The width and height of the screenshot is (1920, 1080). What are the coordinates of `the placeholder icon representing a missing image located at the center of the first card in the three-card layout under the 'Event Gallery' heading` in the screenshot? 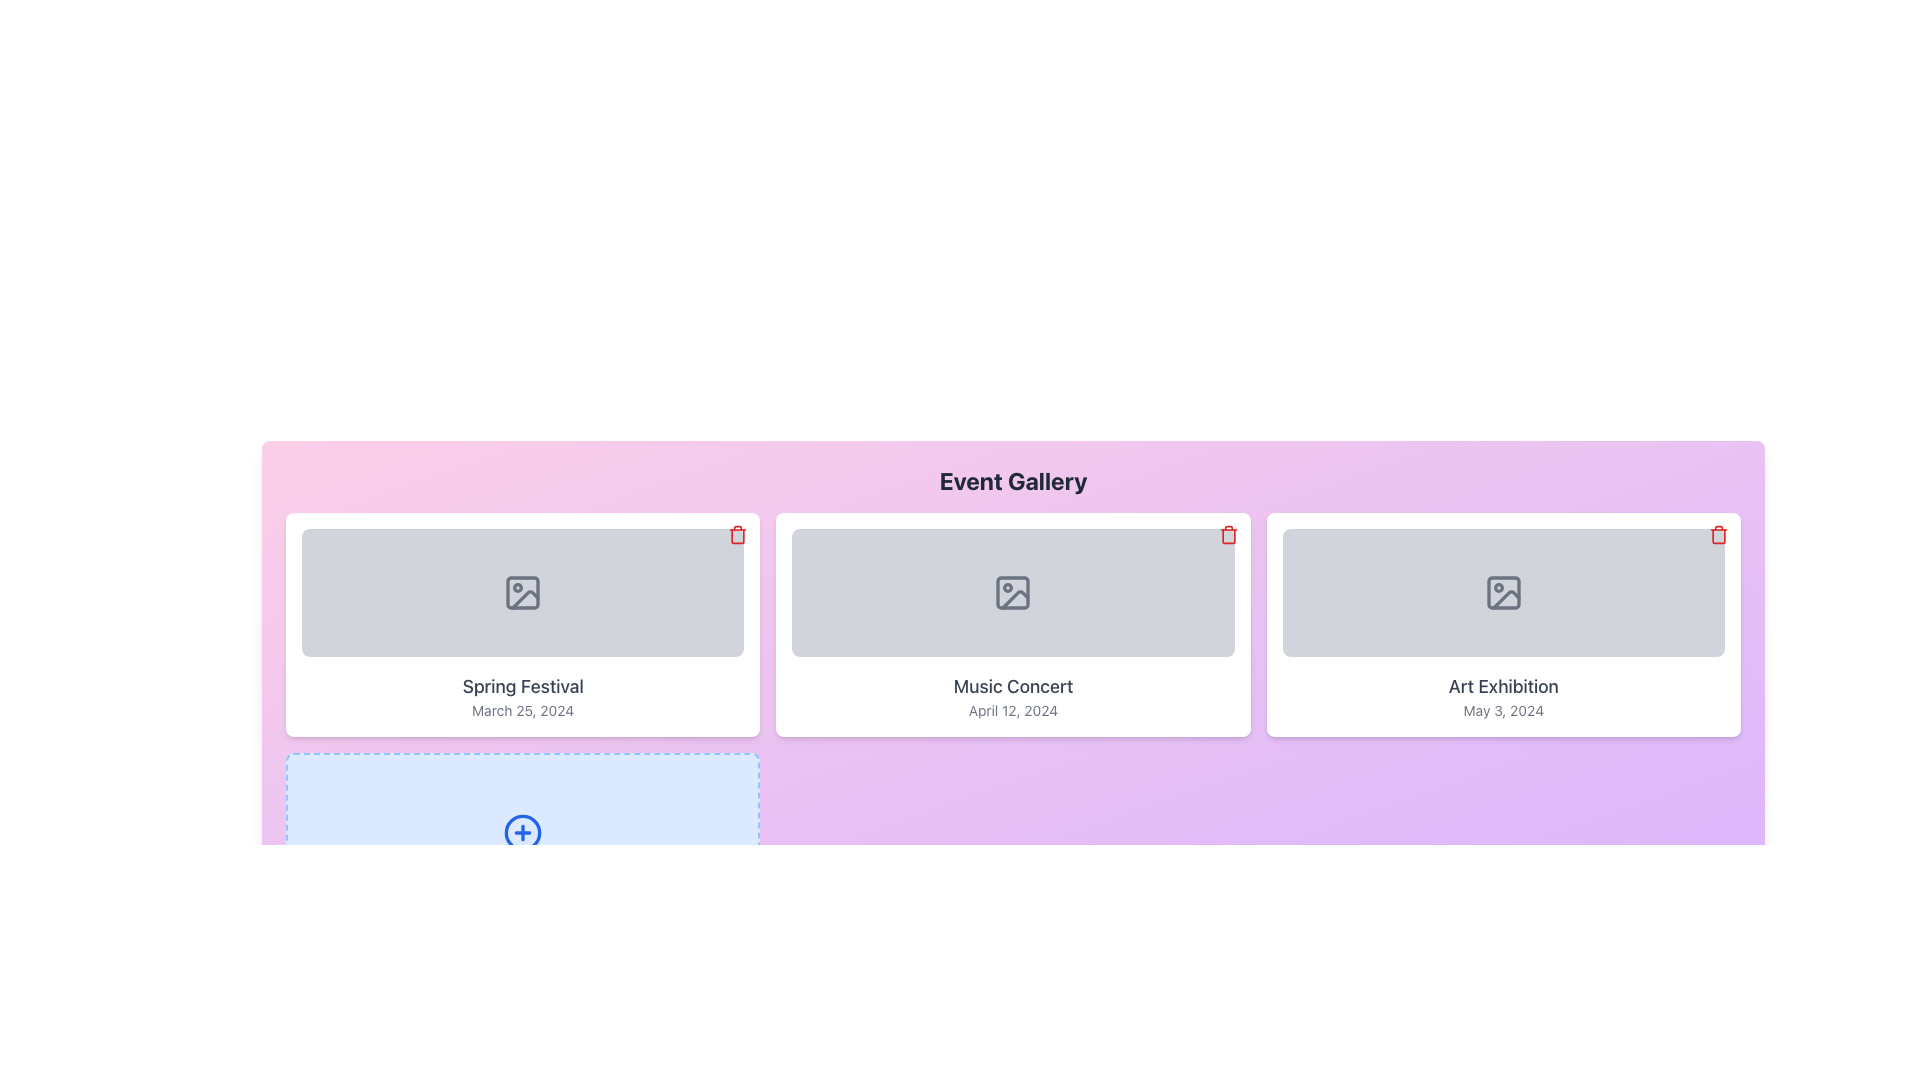 It's located at (523, 592).